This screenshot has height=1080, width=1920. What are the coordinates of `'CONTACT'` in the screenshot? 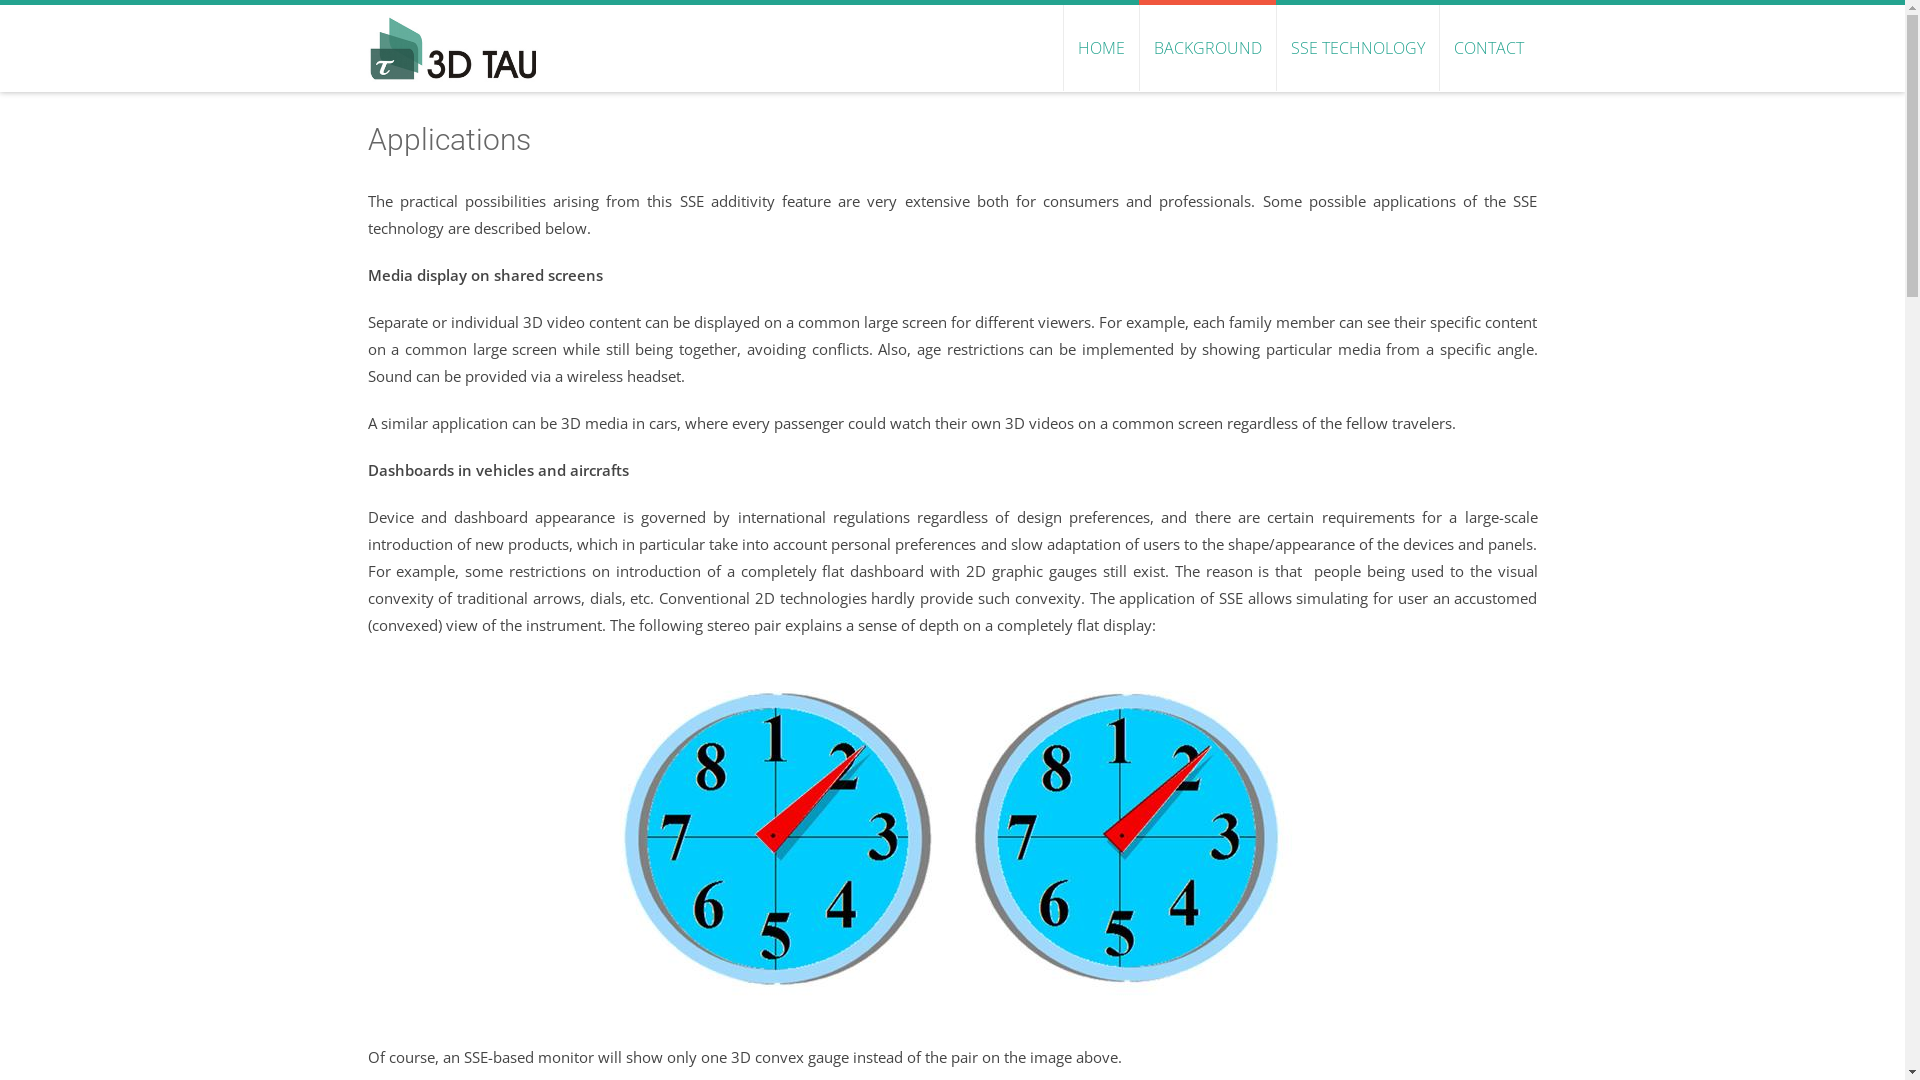 It's located at (1487, 46).